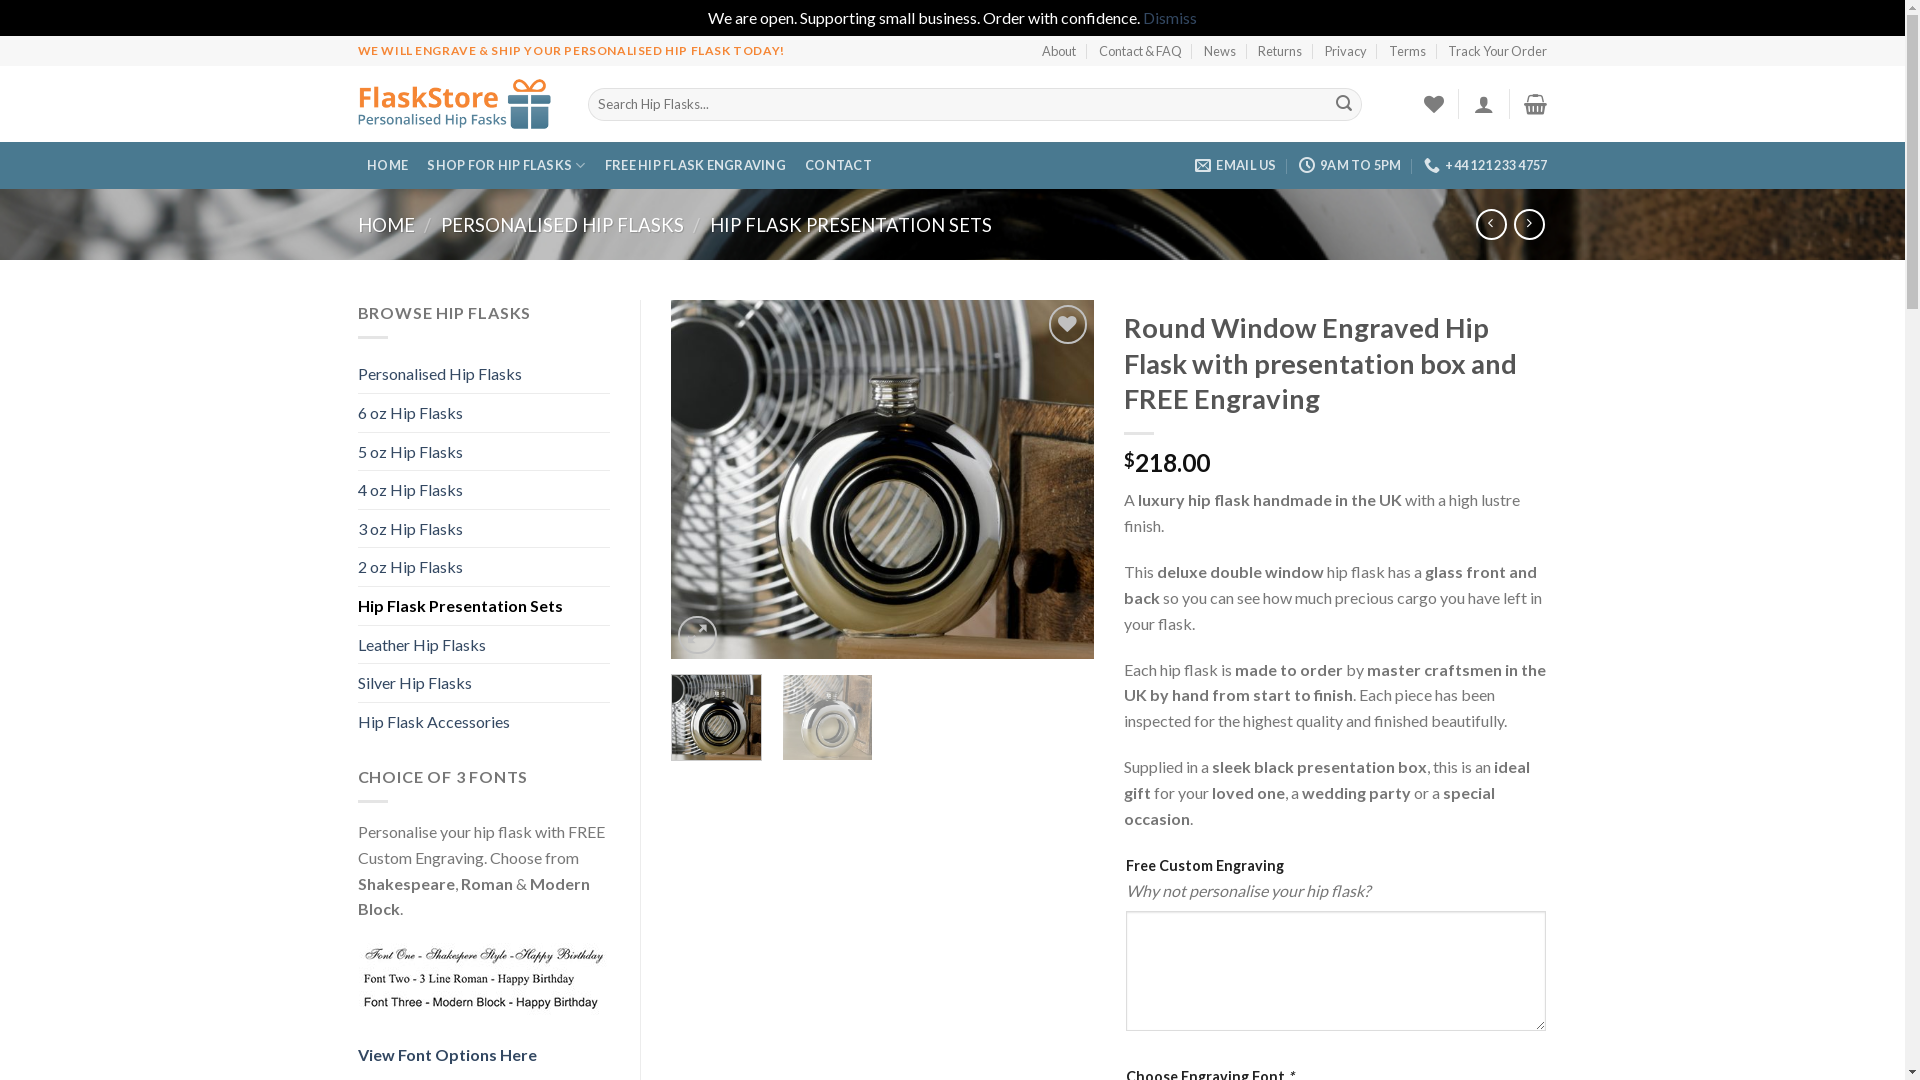 The image size is (1920, 1080). What do you see at coordinates (484, 604) in the screenshot?
I see `'Hip Flask Presentation Sets'` at bounding box center [484, 604].